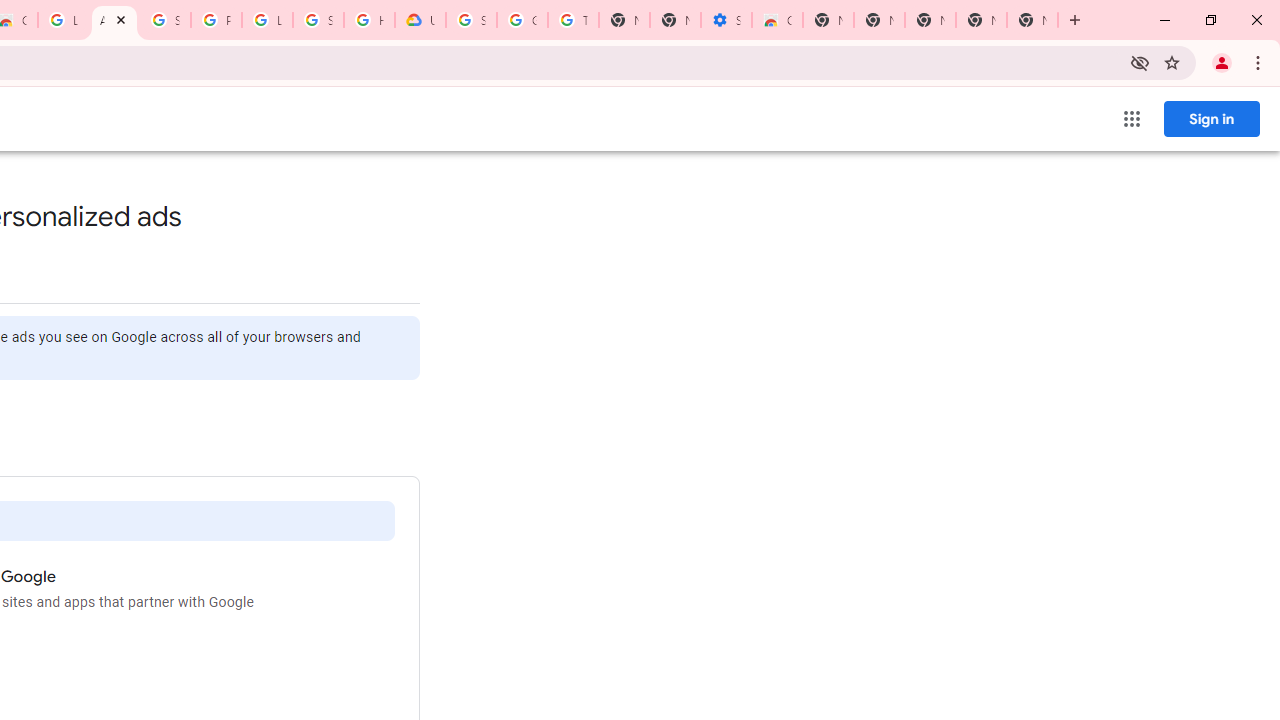 This screenshot has height=720, width=1280. Describe the element at coordinates (1259, 61) in the screenshot. I see `'Chrome'` at that location.